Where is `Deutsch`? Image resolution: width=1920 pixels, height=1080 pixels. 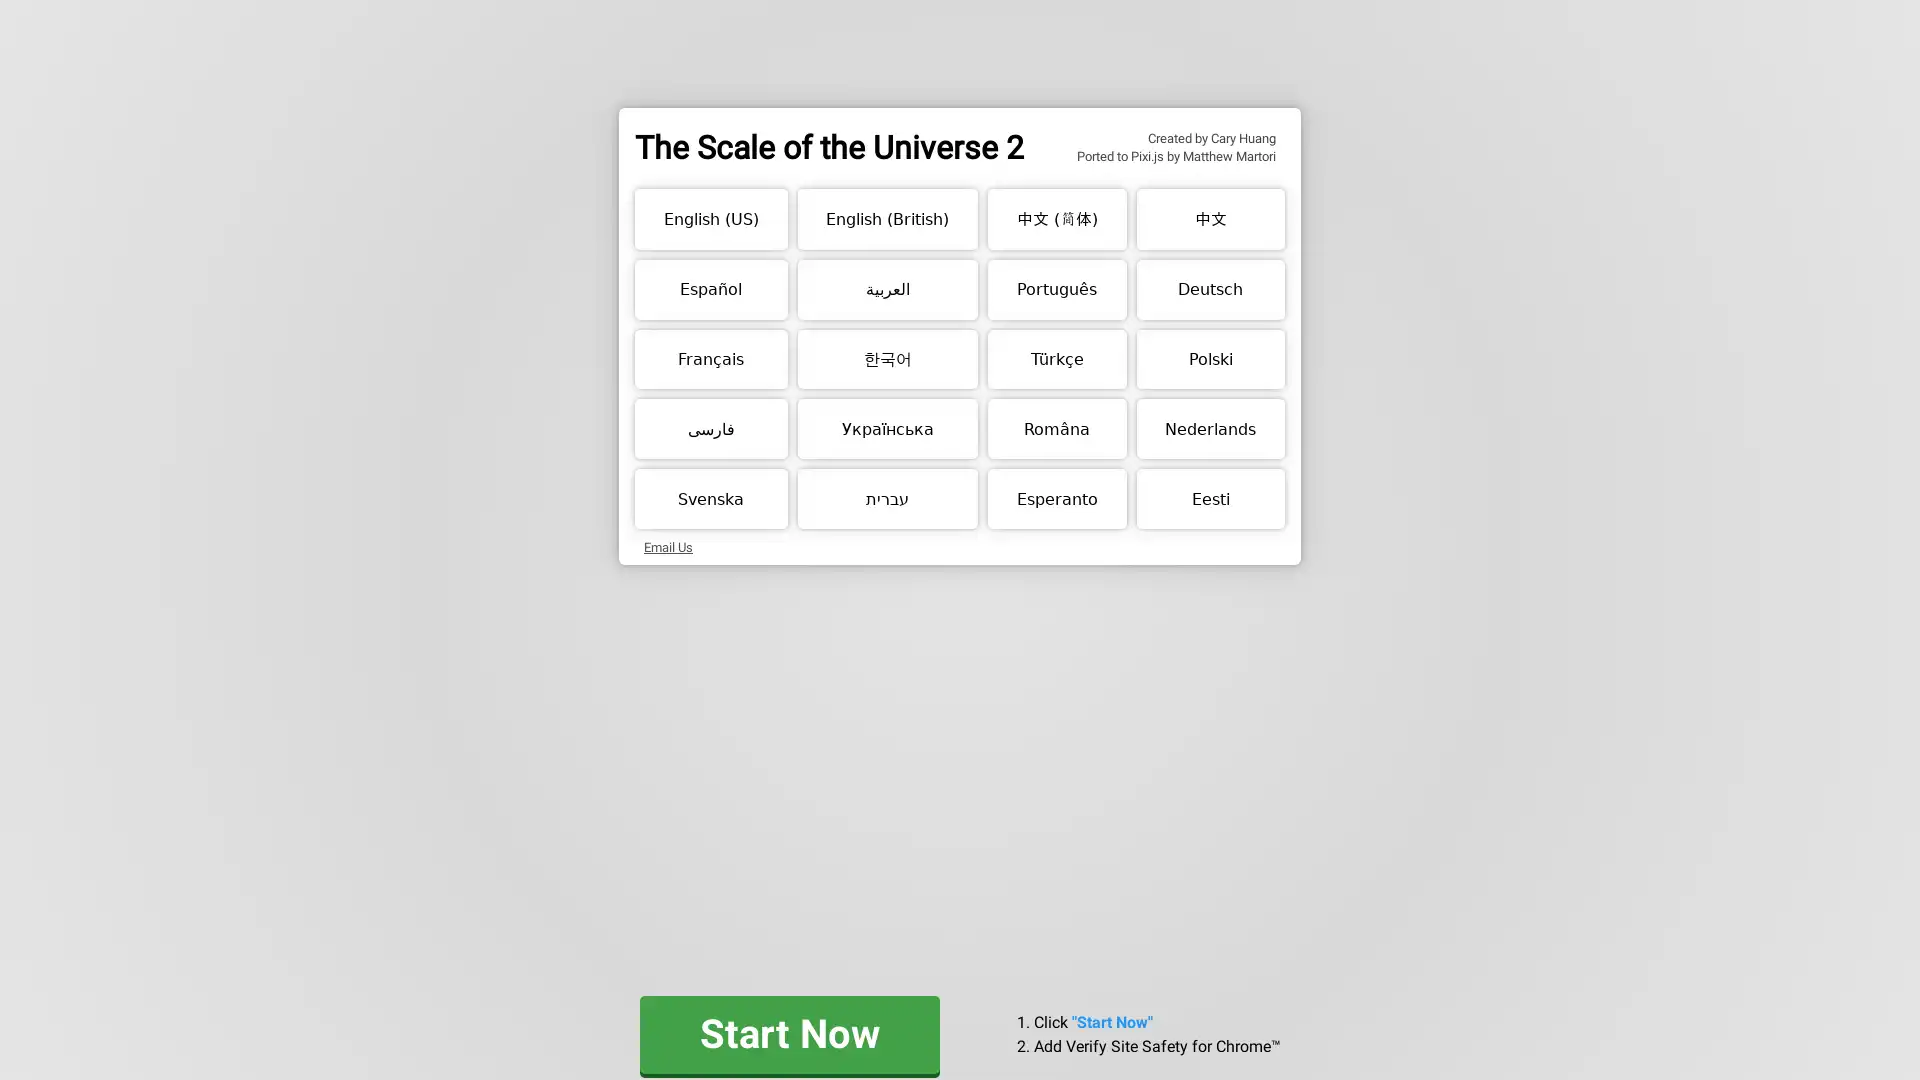 Deutsch is located at coordinates (1209, 289).